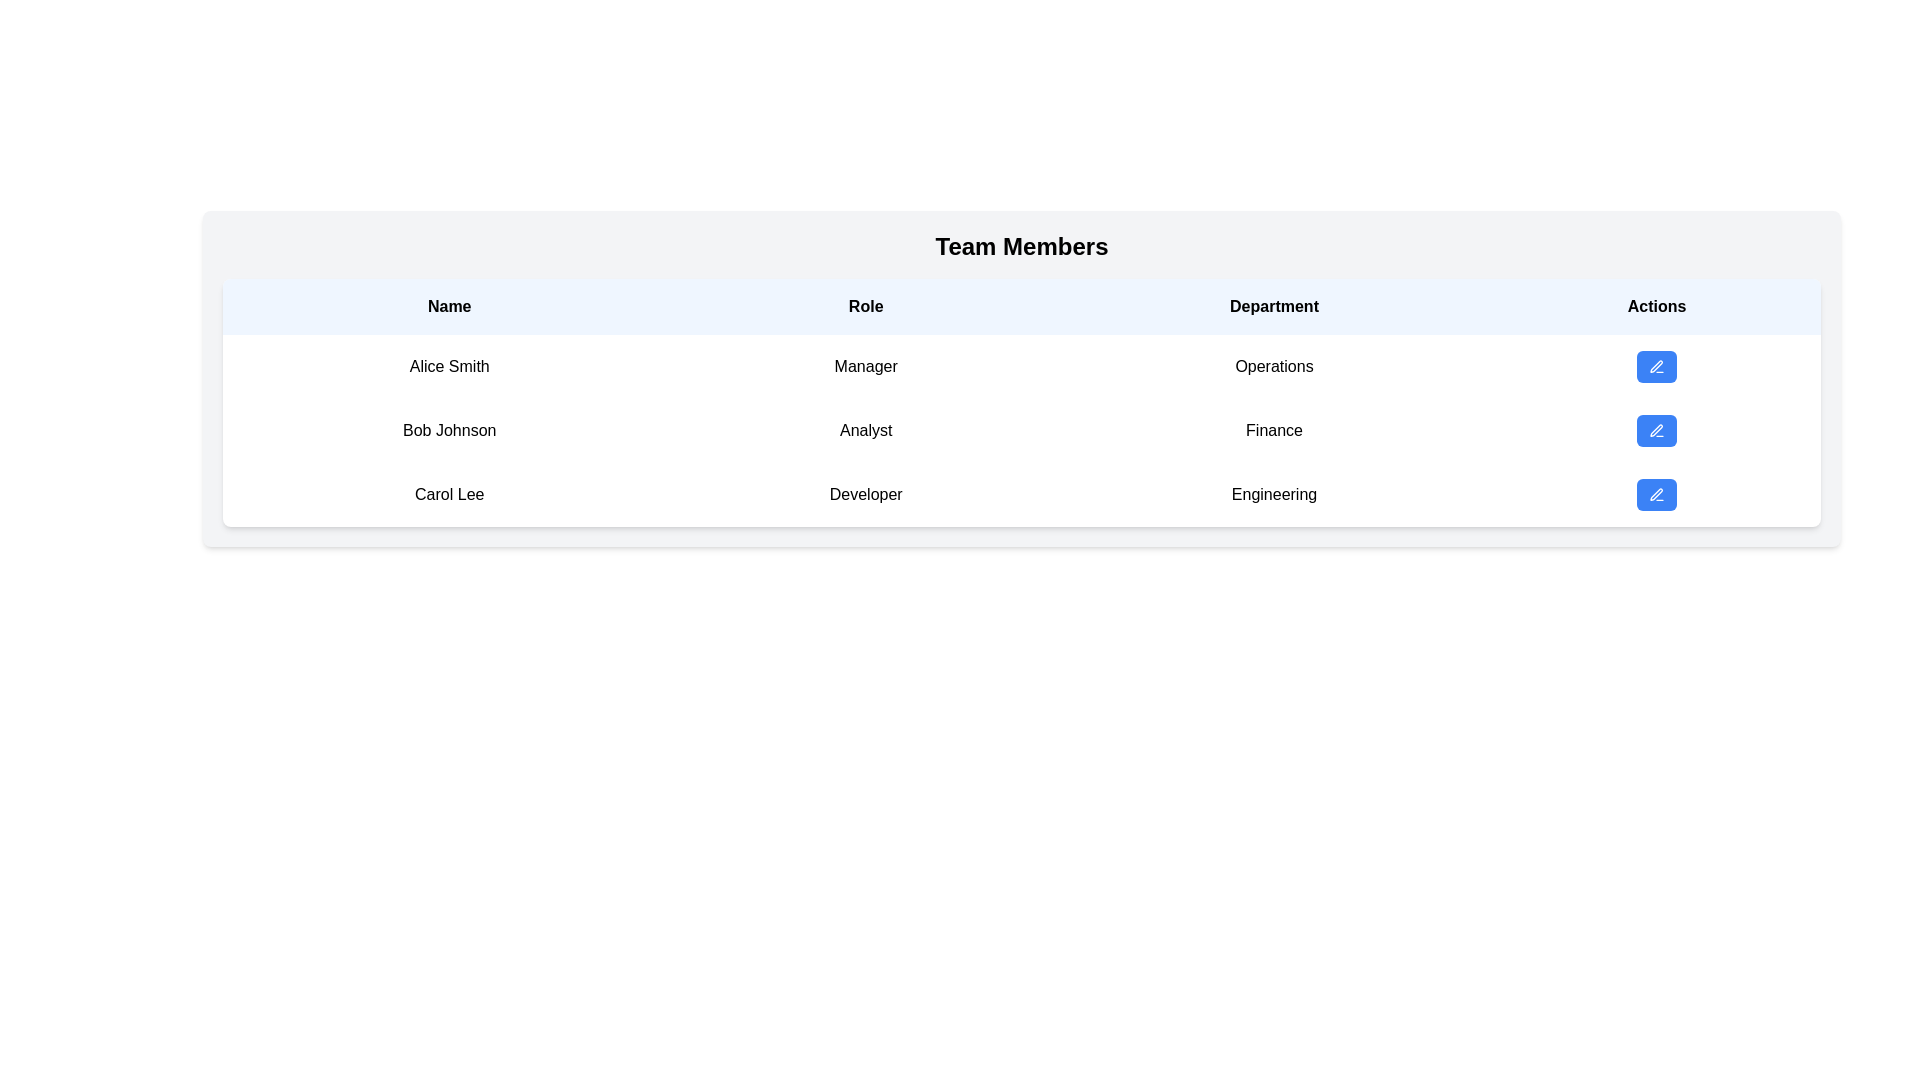  I want to click on text content of the 'Department' header label in the table, which is located between 'Role' and 'Actions' at the top of the page, so click(1273, 307).